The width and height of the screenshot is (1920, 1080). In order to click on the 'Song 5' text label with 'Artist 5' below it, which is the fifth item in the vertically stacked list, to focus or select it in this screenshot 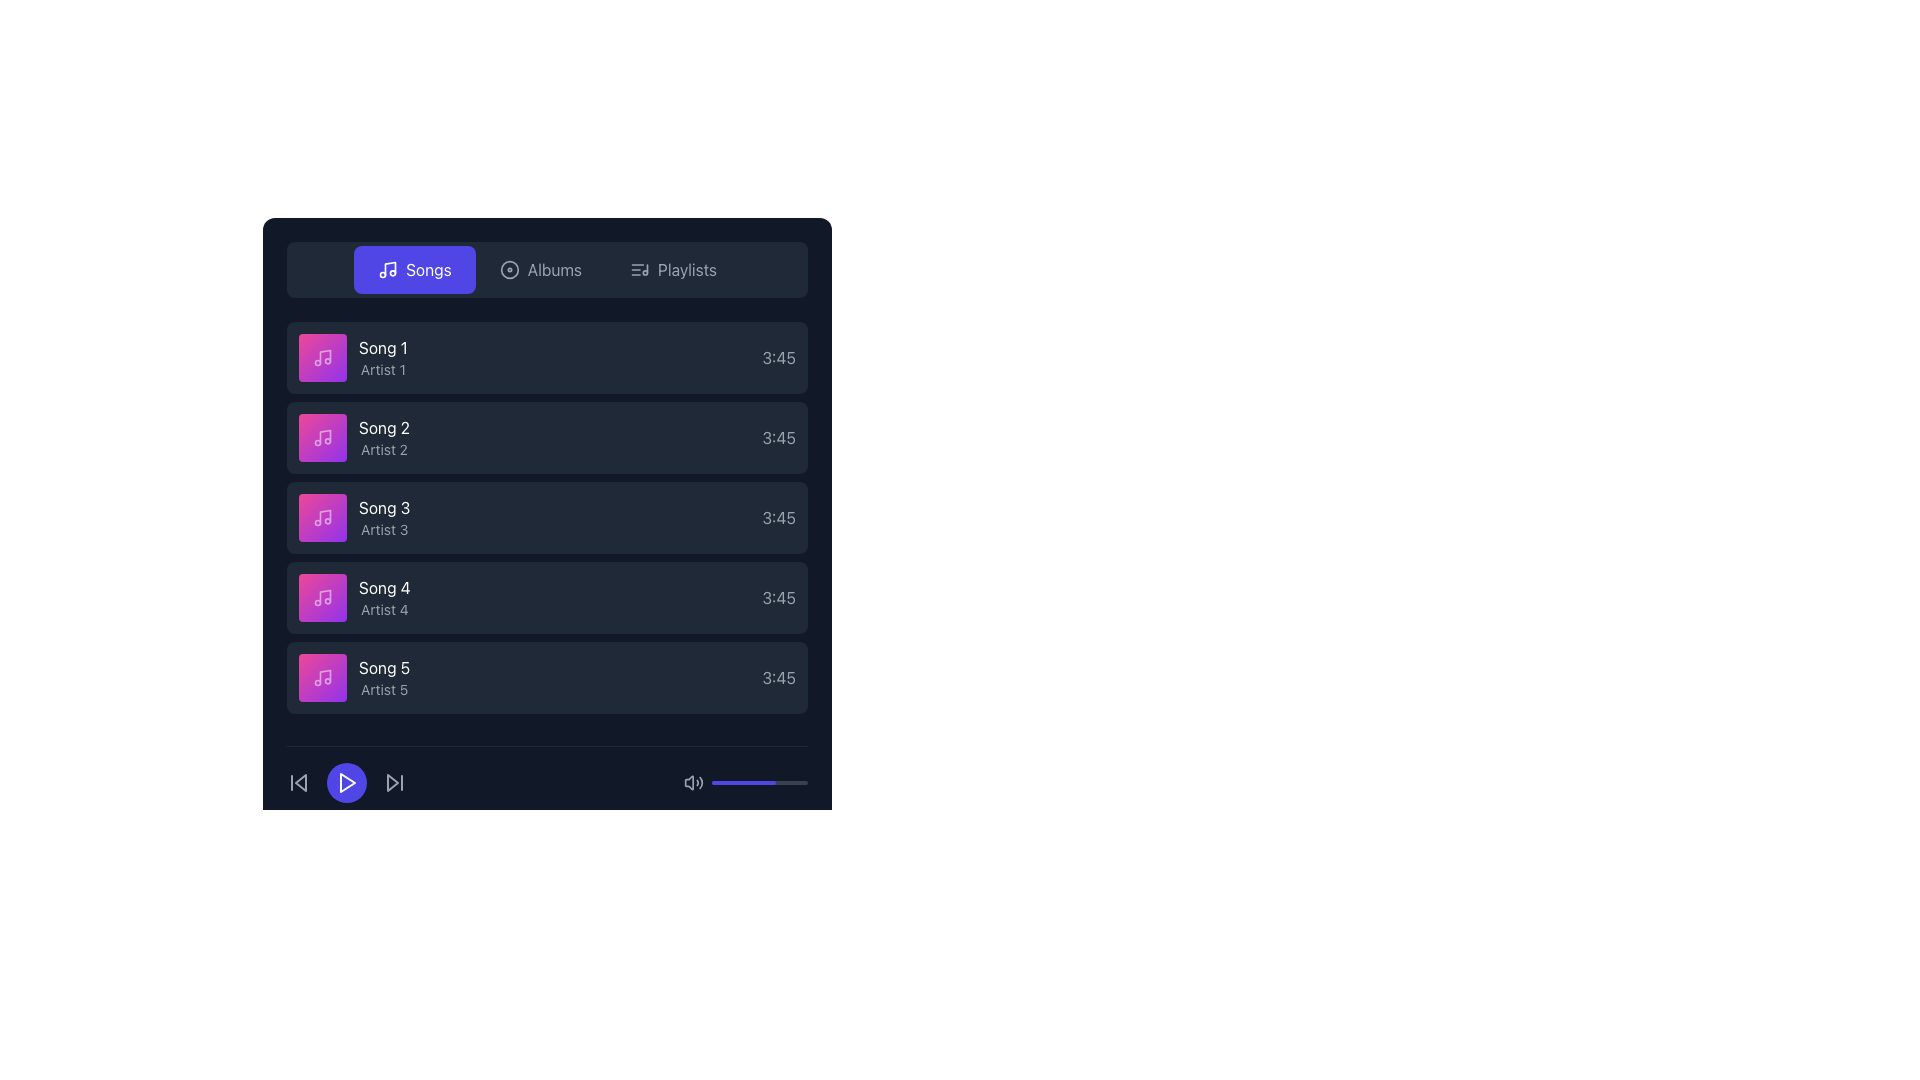, I will do `click(384, 677)`.